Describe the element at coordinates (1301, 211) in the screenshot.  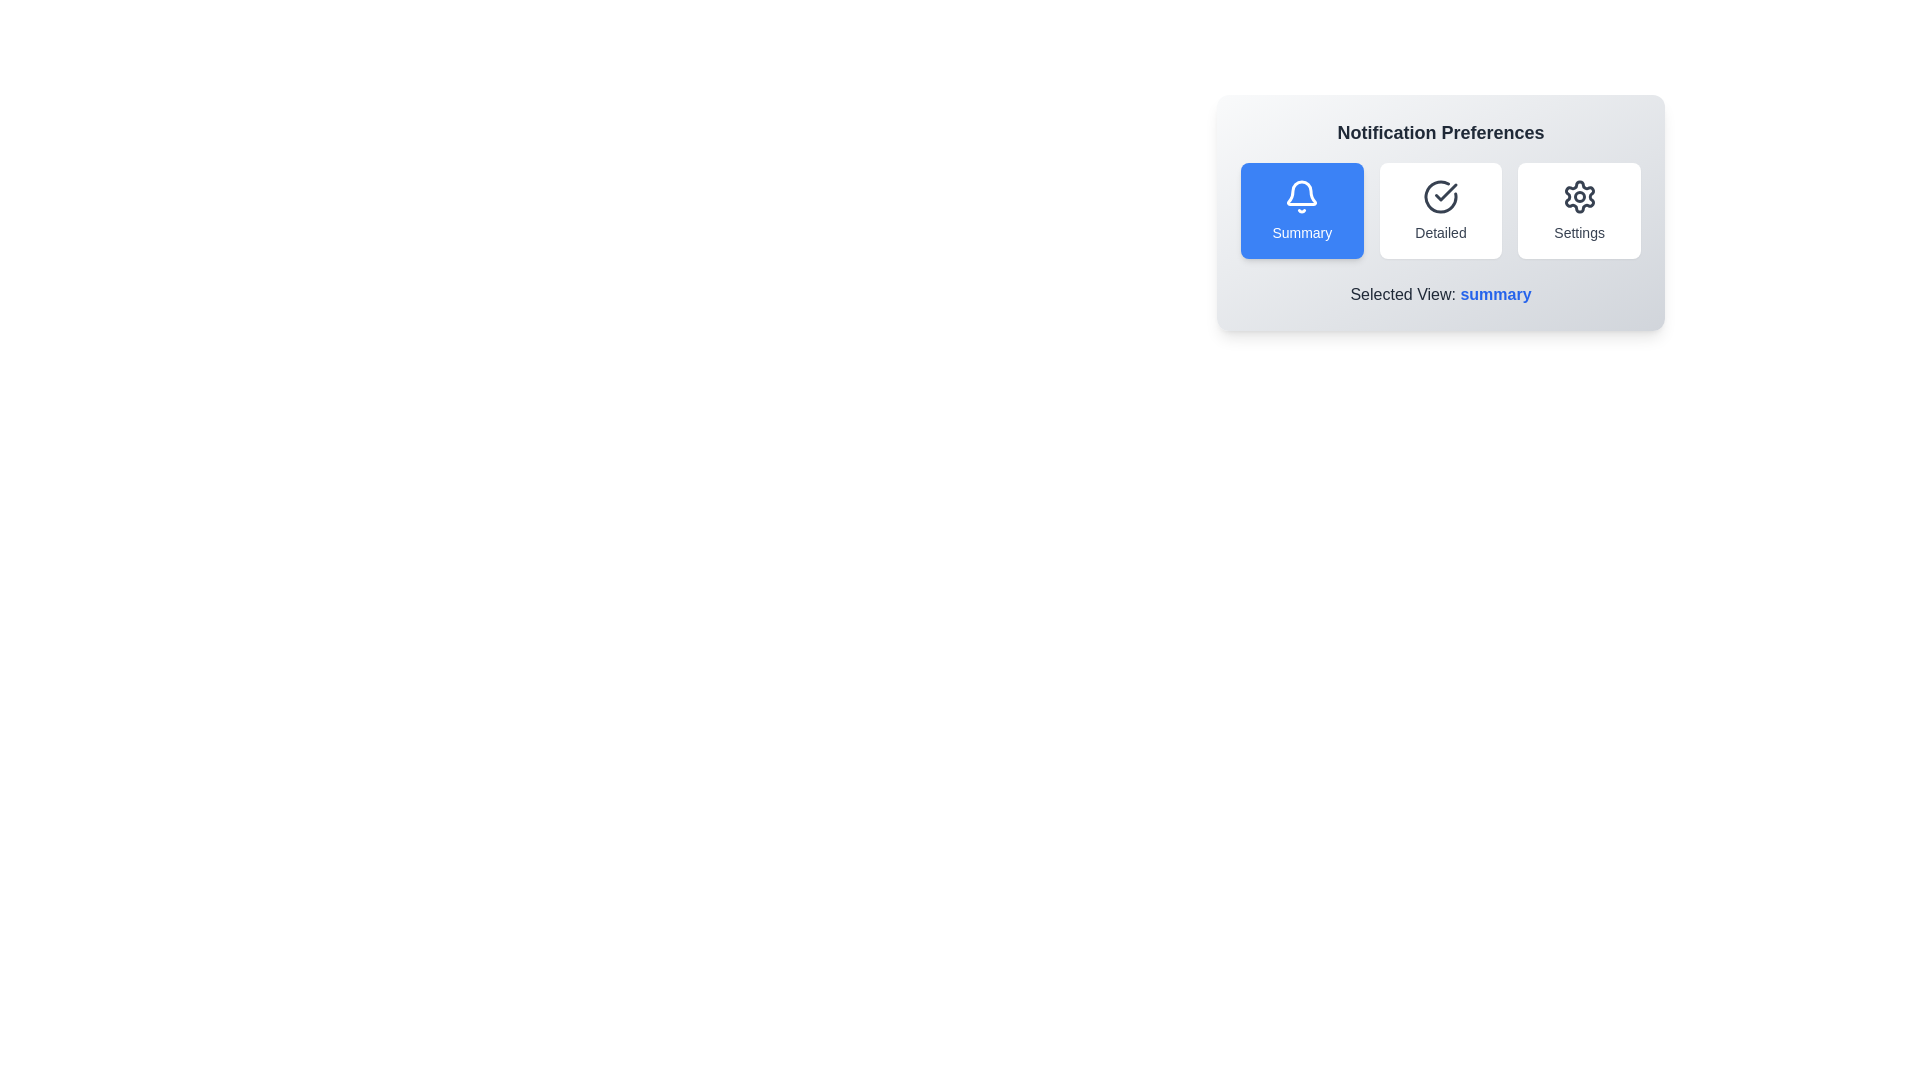
I see `the Summary button to observe its hover effect` at that location.